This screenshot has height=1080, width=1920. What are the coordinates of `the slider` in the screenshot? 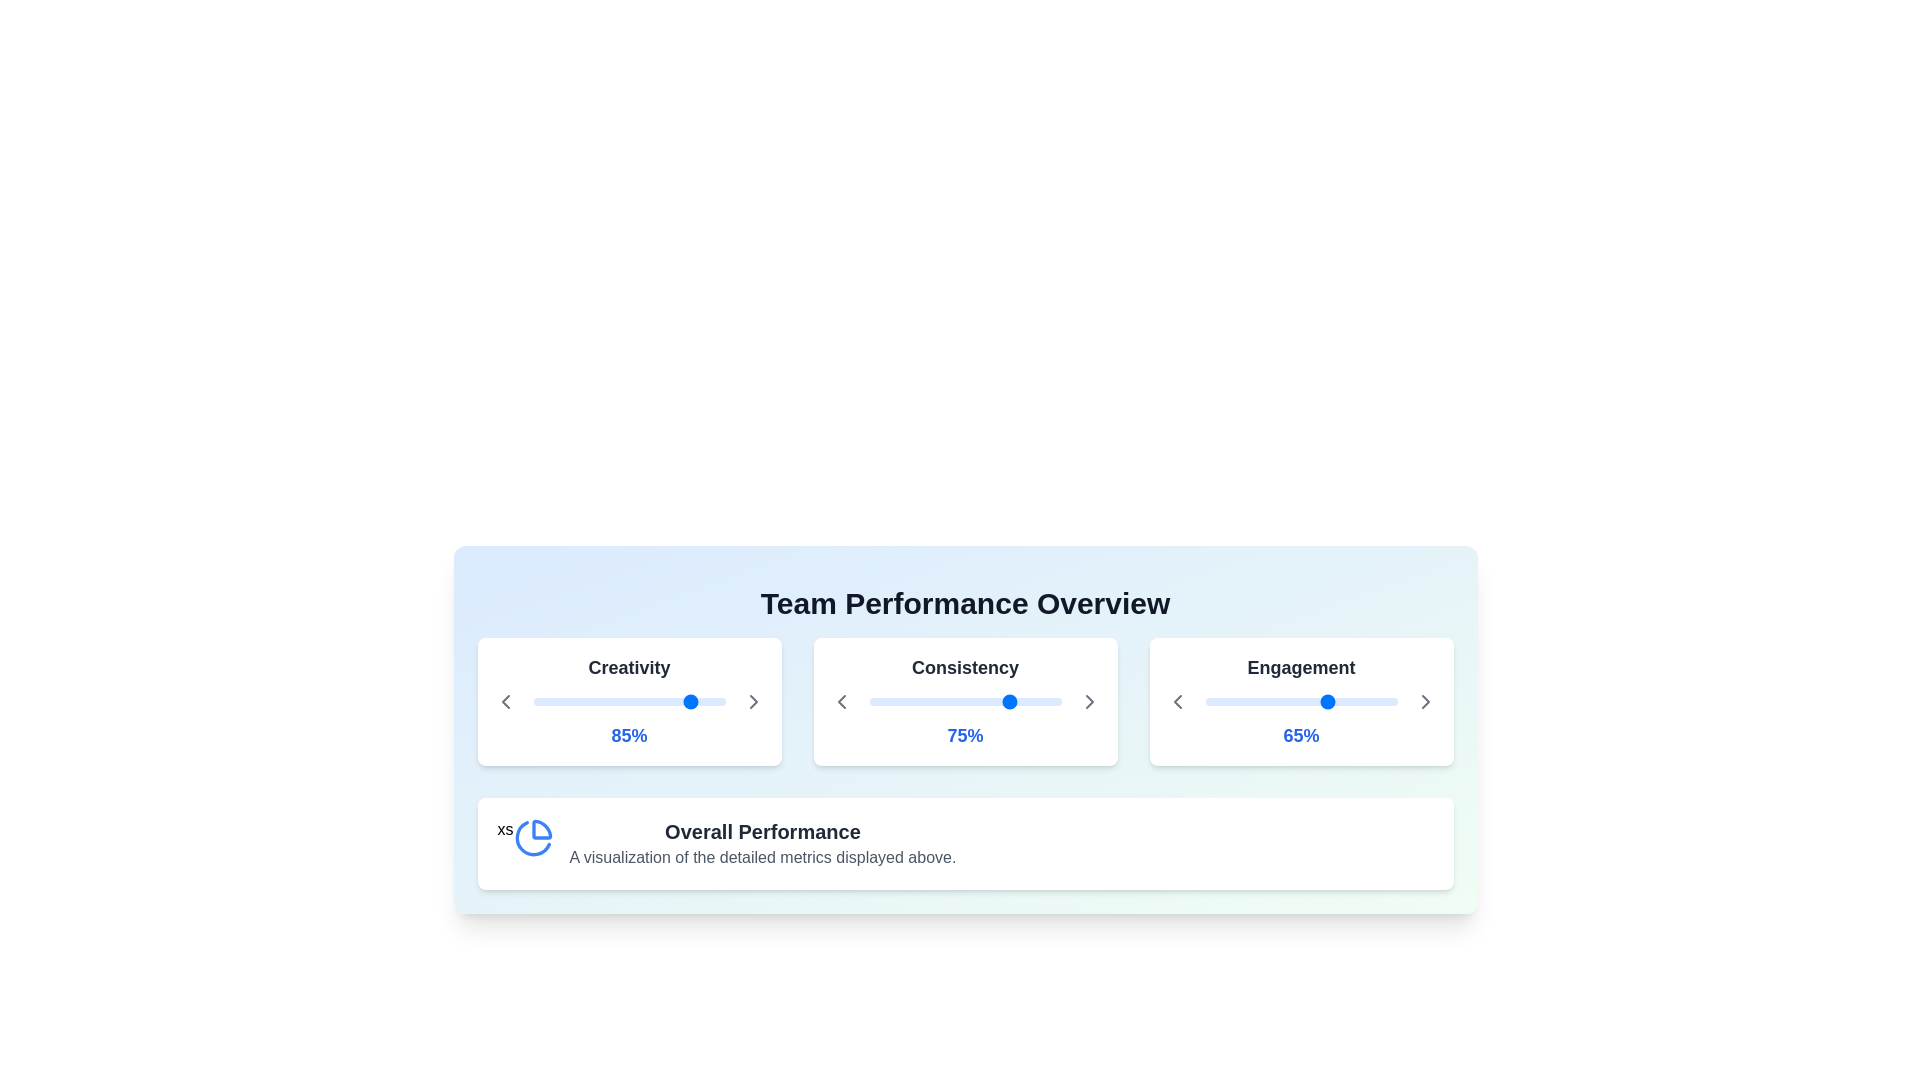 It's located at (669, 701).